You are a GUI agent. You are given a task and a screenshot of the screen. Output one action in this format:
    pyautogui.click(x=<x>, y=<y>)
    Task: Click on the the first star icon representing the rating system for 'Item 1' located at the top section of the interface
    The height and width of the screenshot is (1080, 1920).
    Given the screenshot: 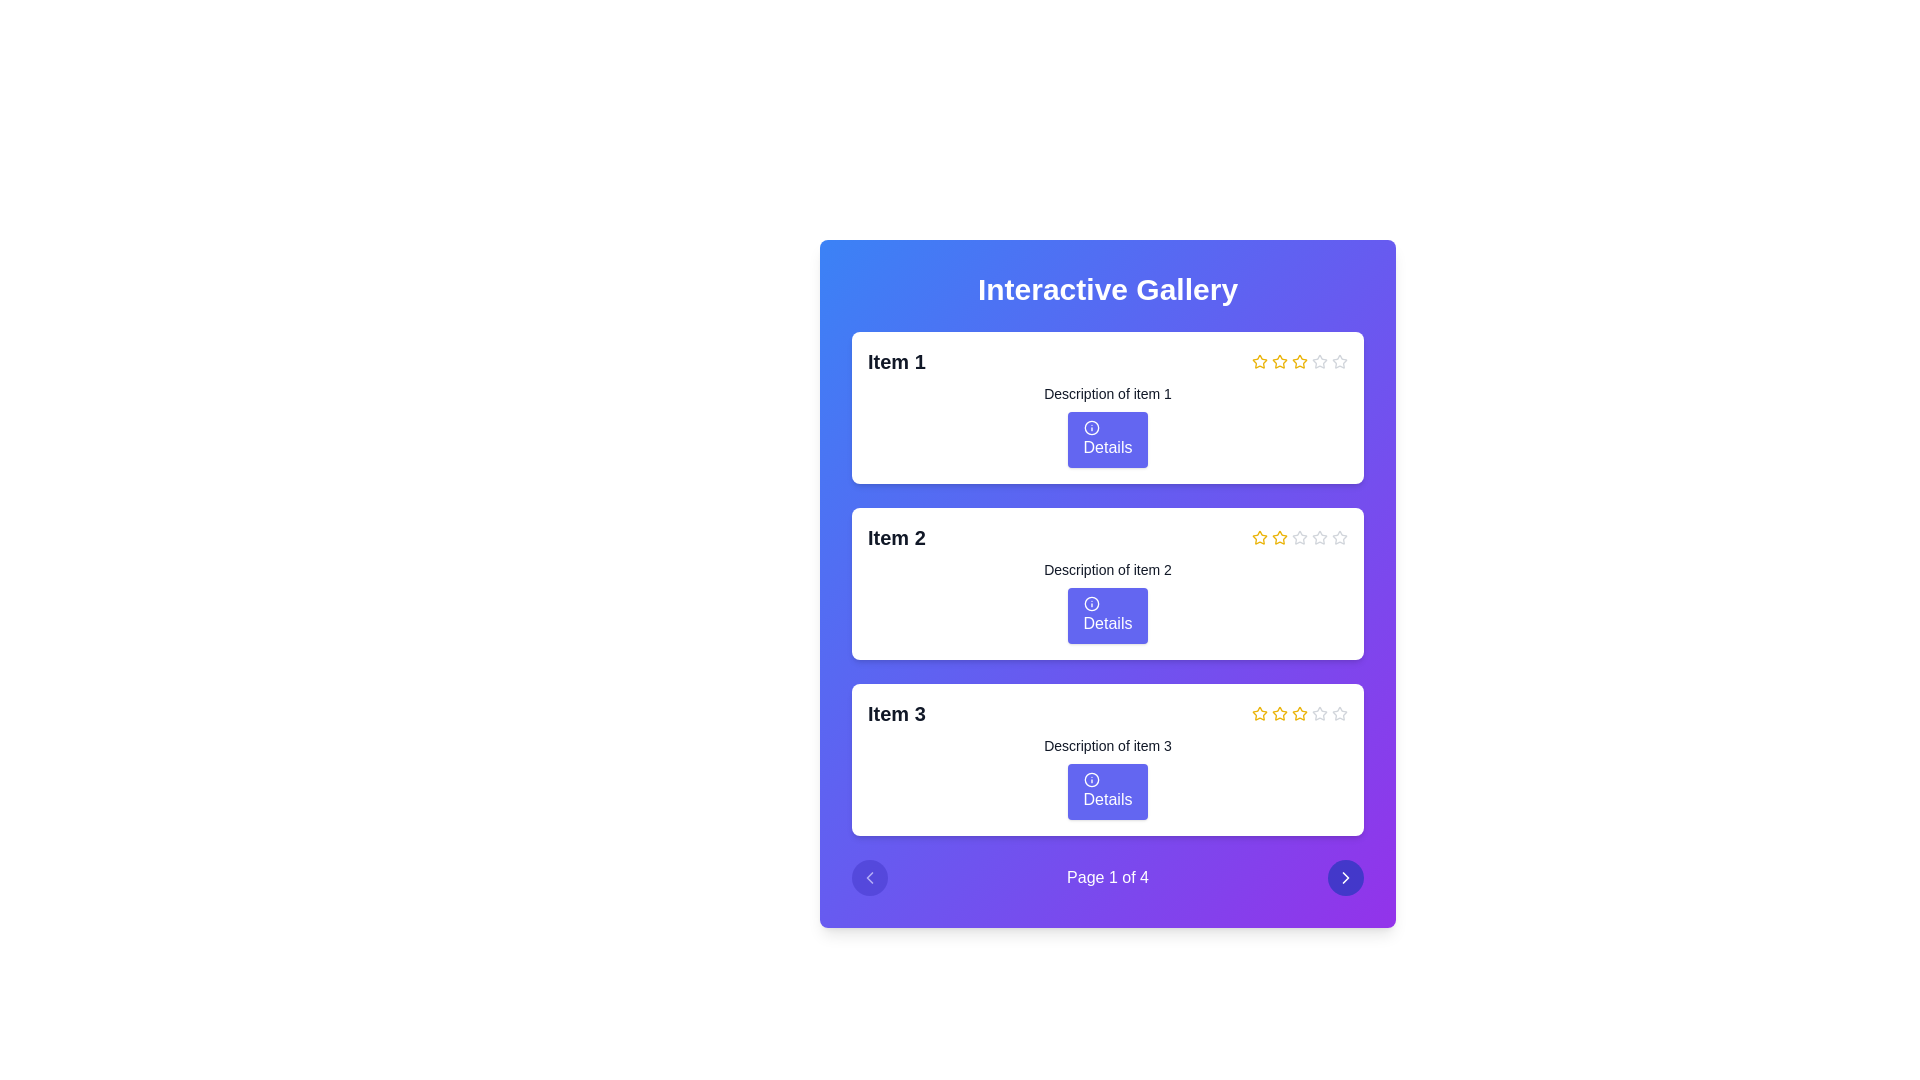 What is the action you would take?
    pyautogui.click(x=1258, y=362)
    